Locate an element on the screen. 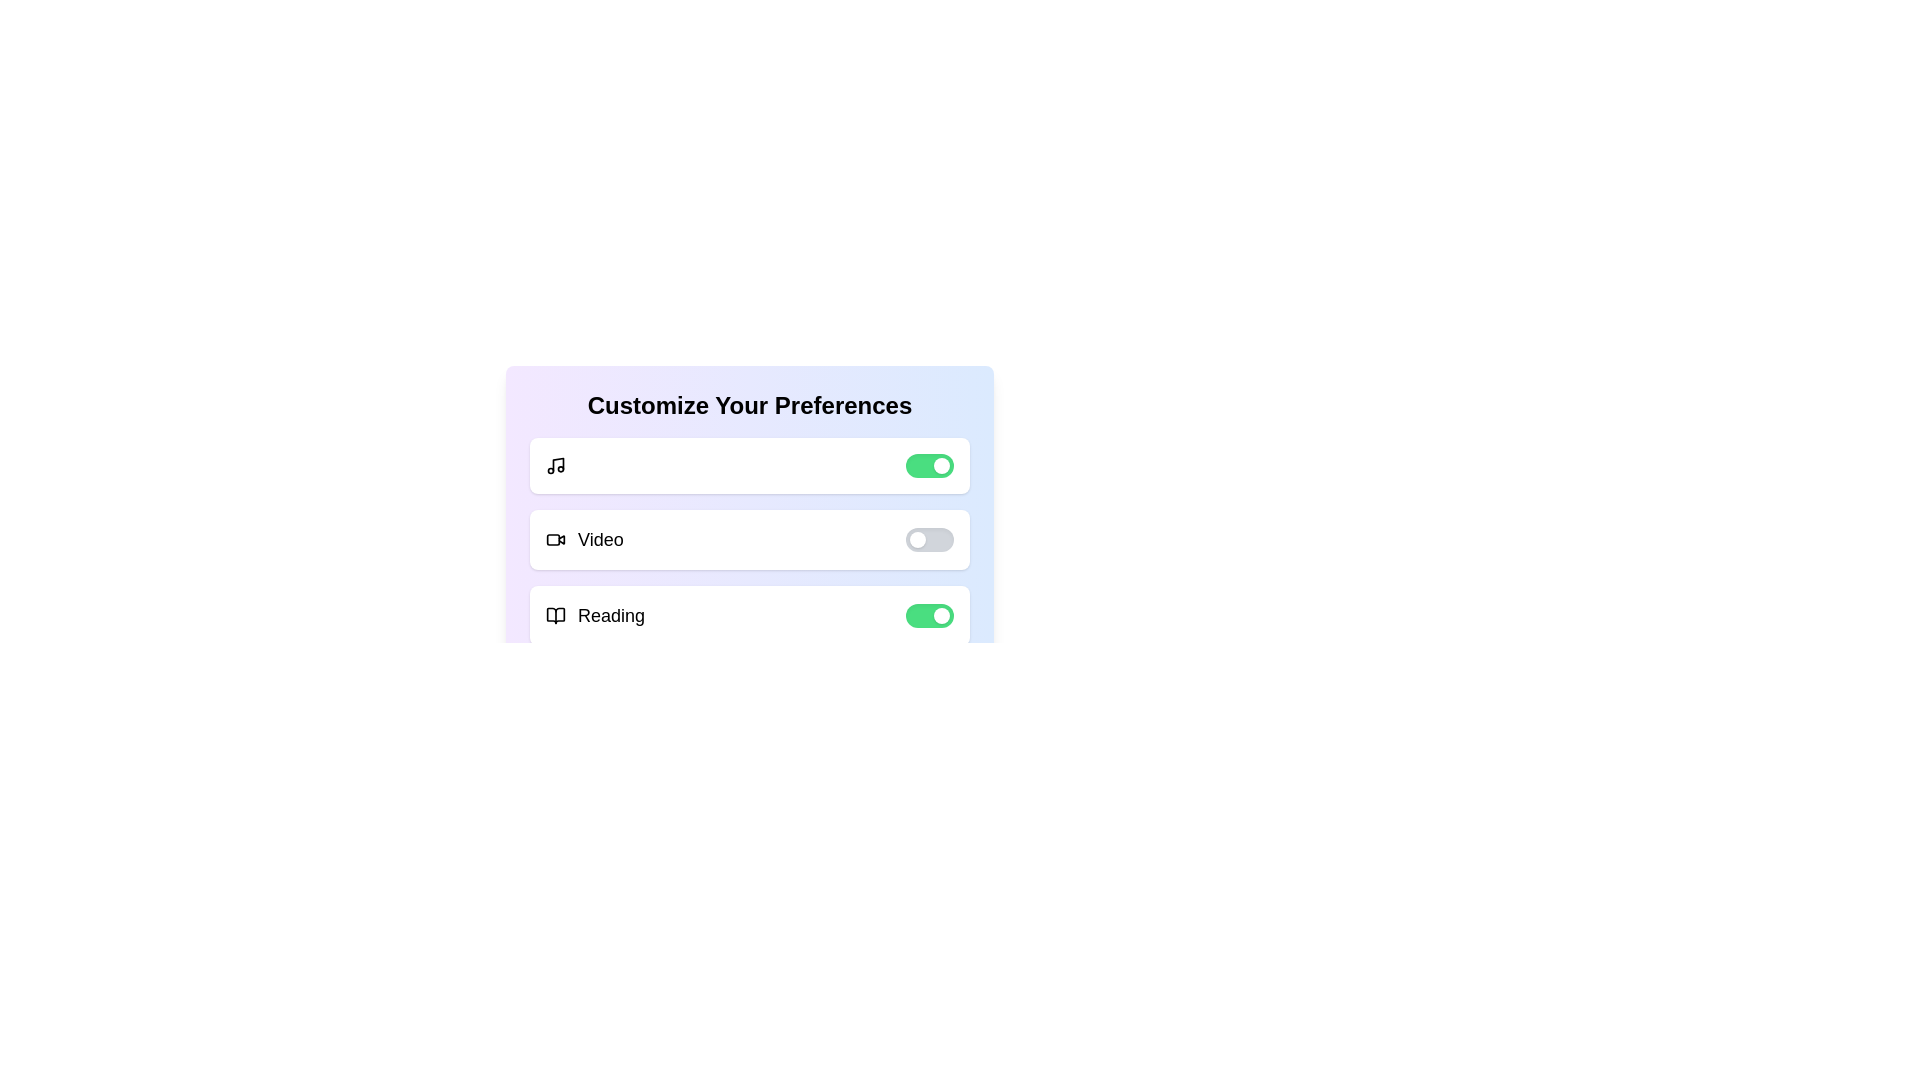  the text 'Customize Your Preferences' to select it is located at coordinates (748, 405).